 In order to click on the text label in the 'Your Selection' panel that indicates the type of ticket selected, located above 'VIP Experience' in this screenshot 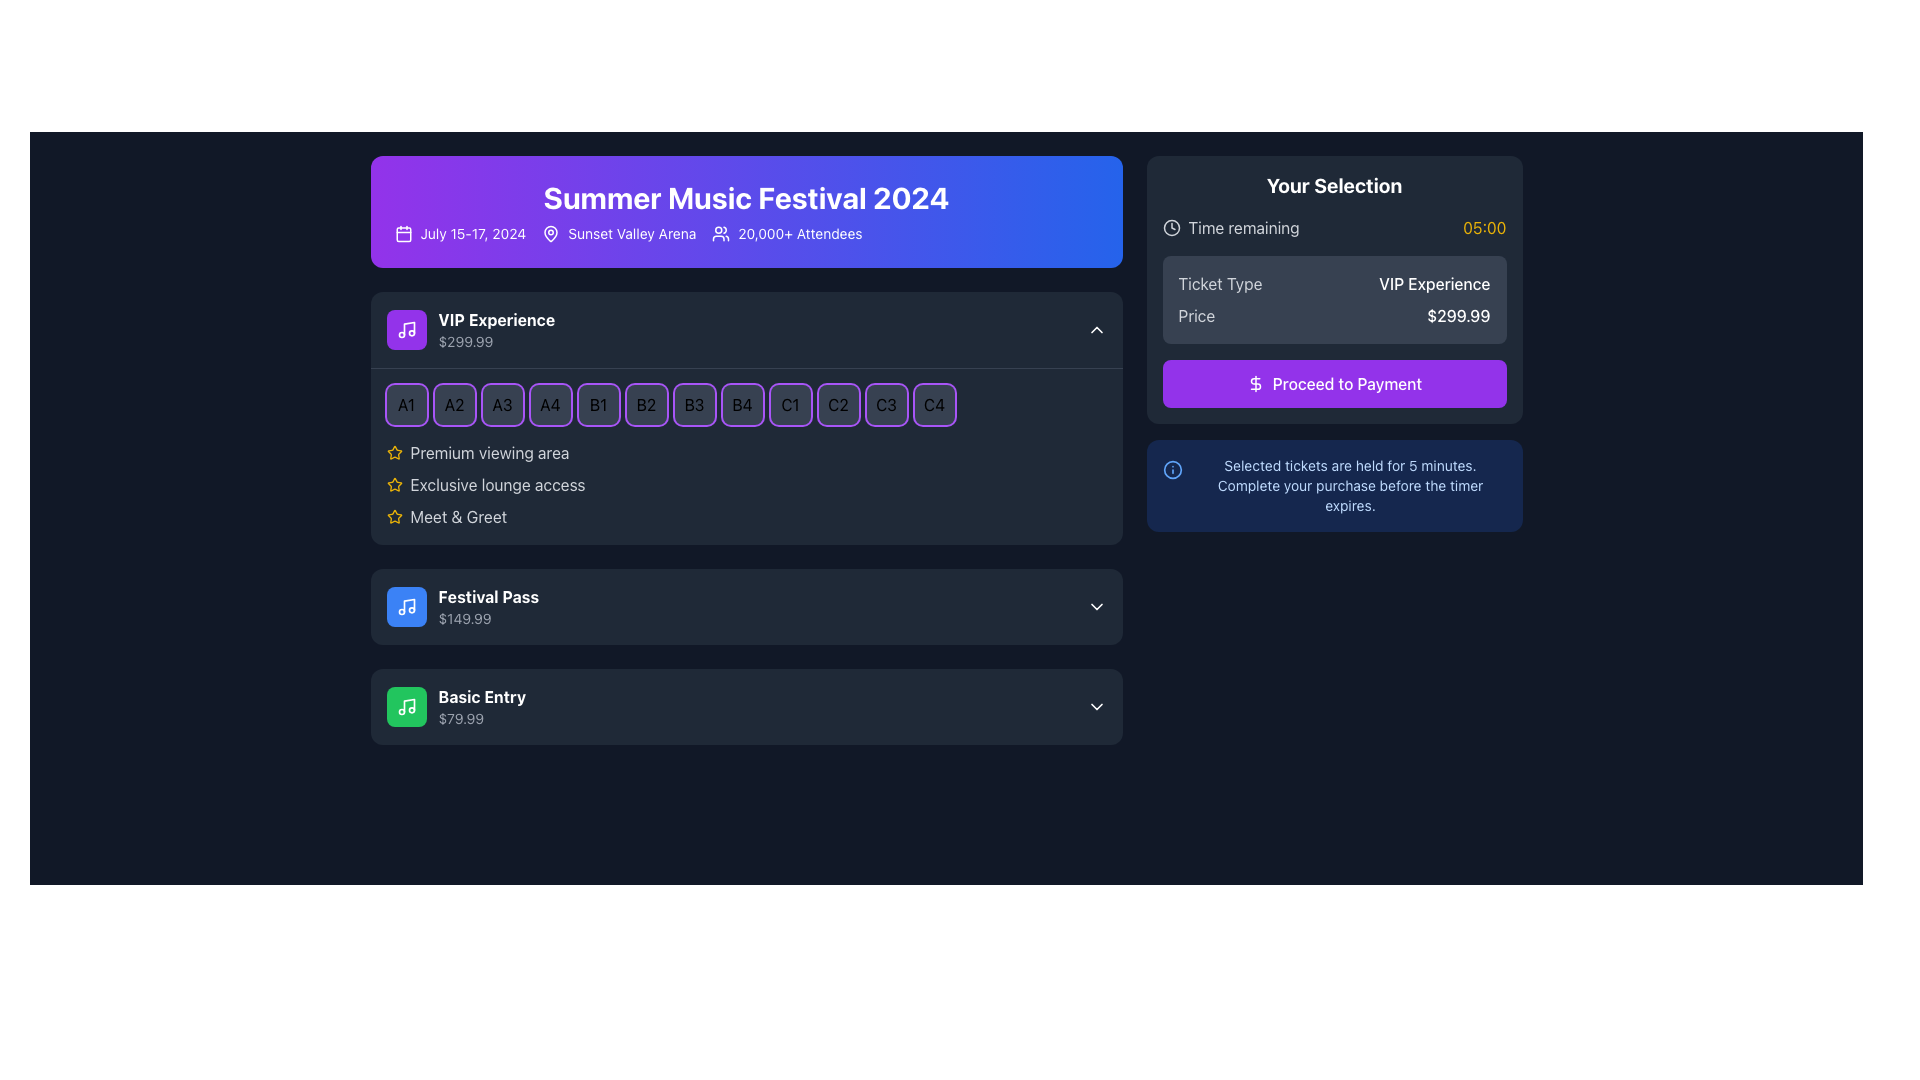, I will do `click(1219, 284)`.